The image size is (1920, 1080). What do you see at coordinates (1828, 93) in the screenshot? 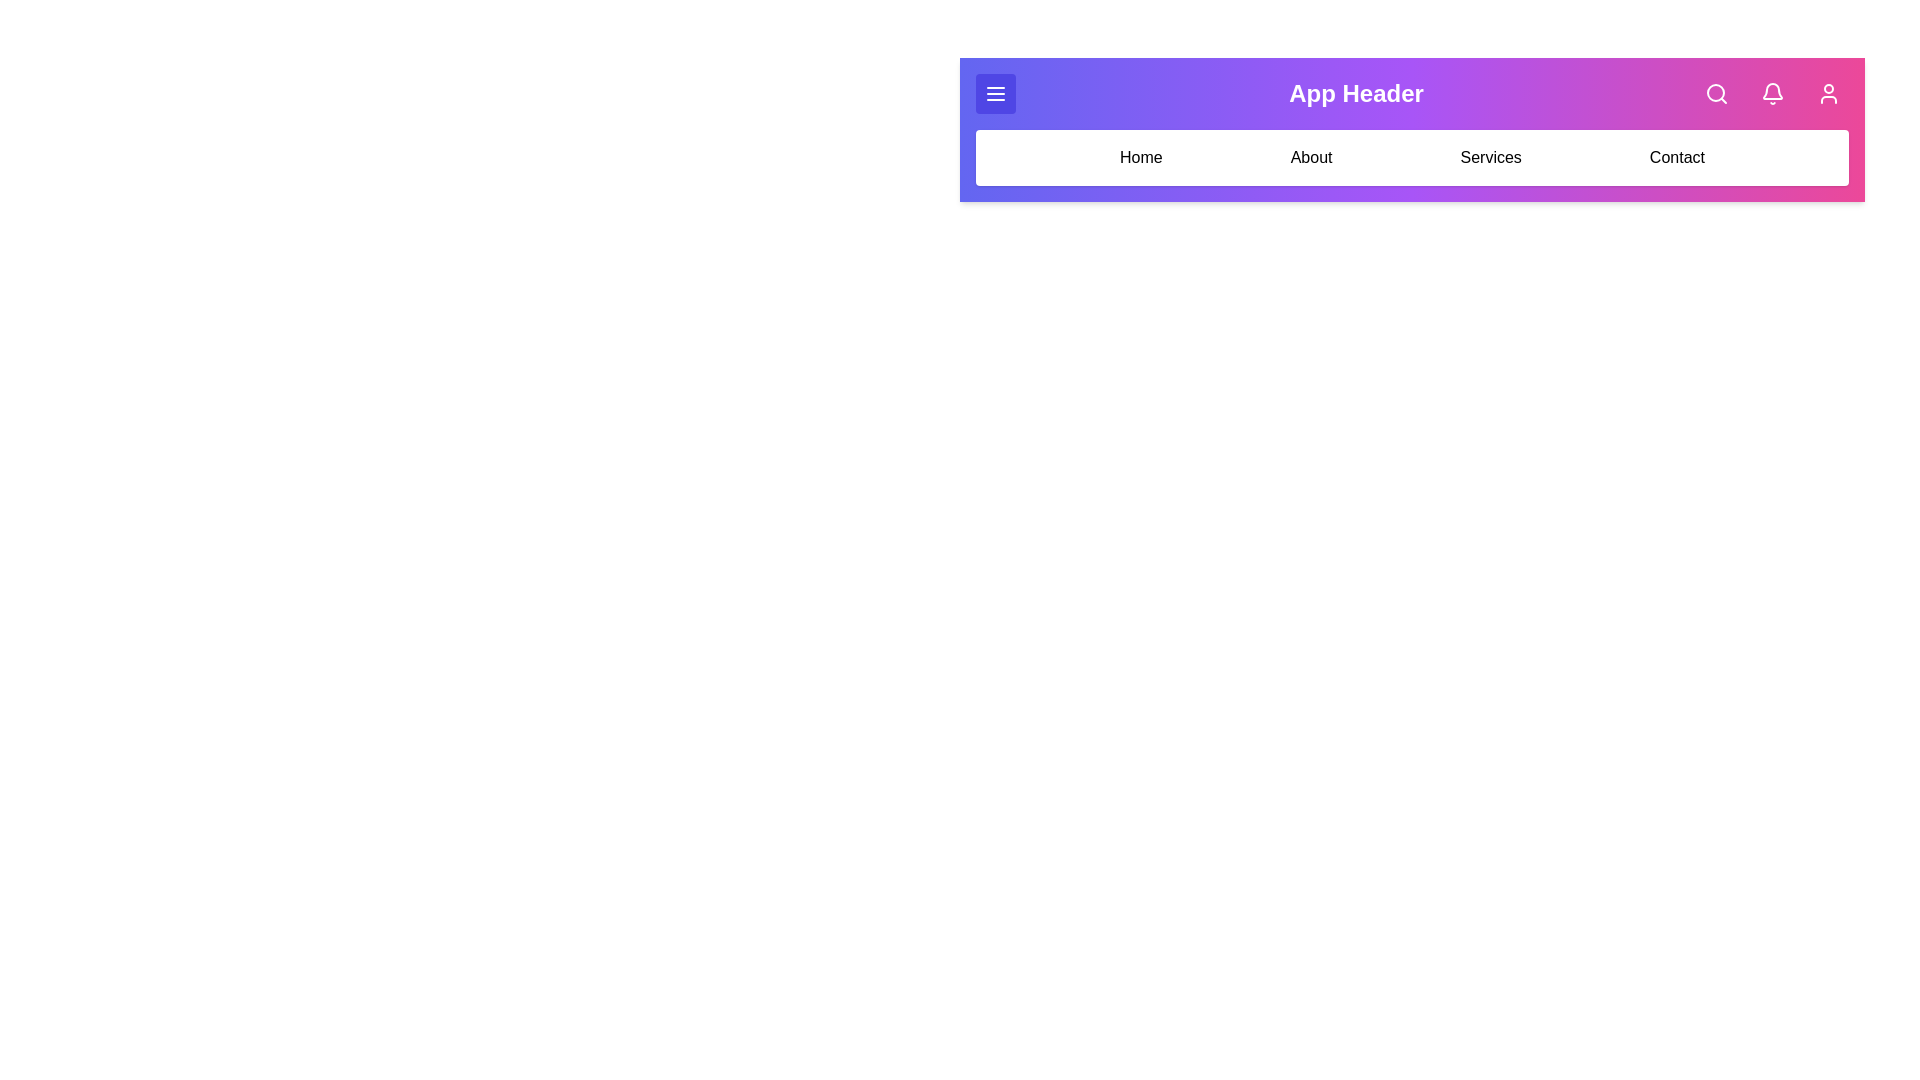
I see `the user icon in the application bar` at bounding box center [1828, 93].